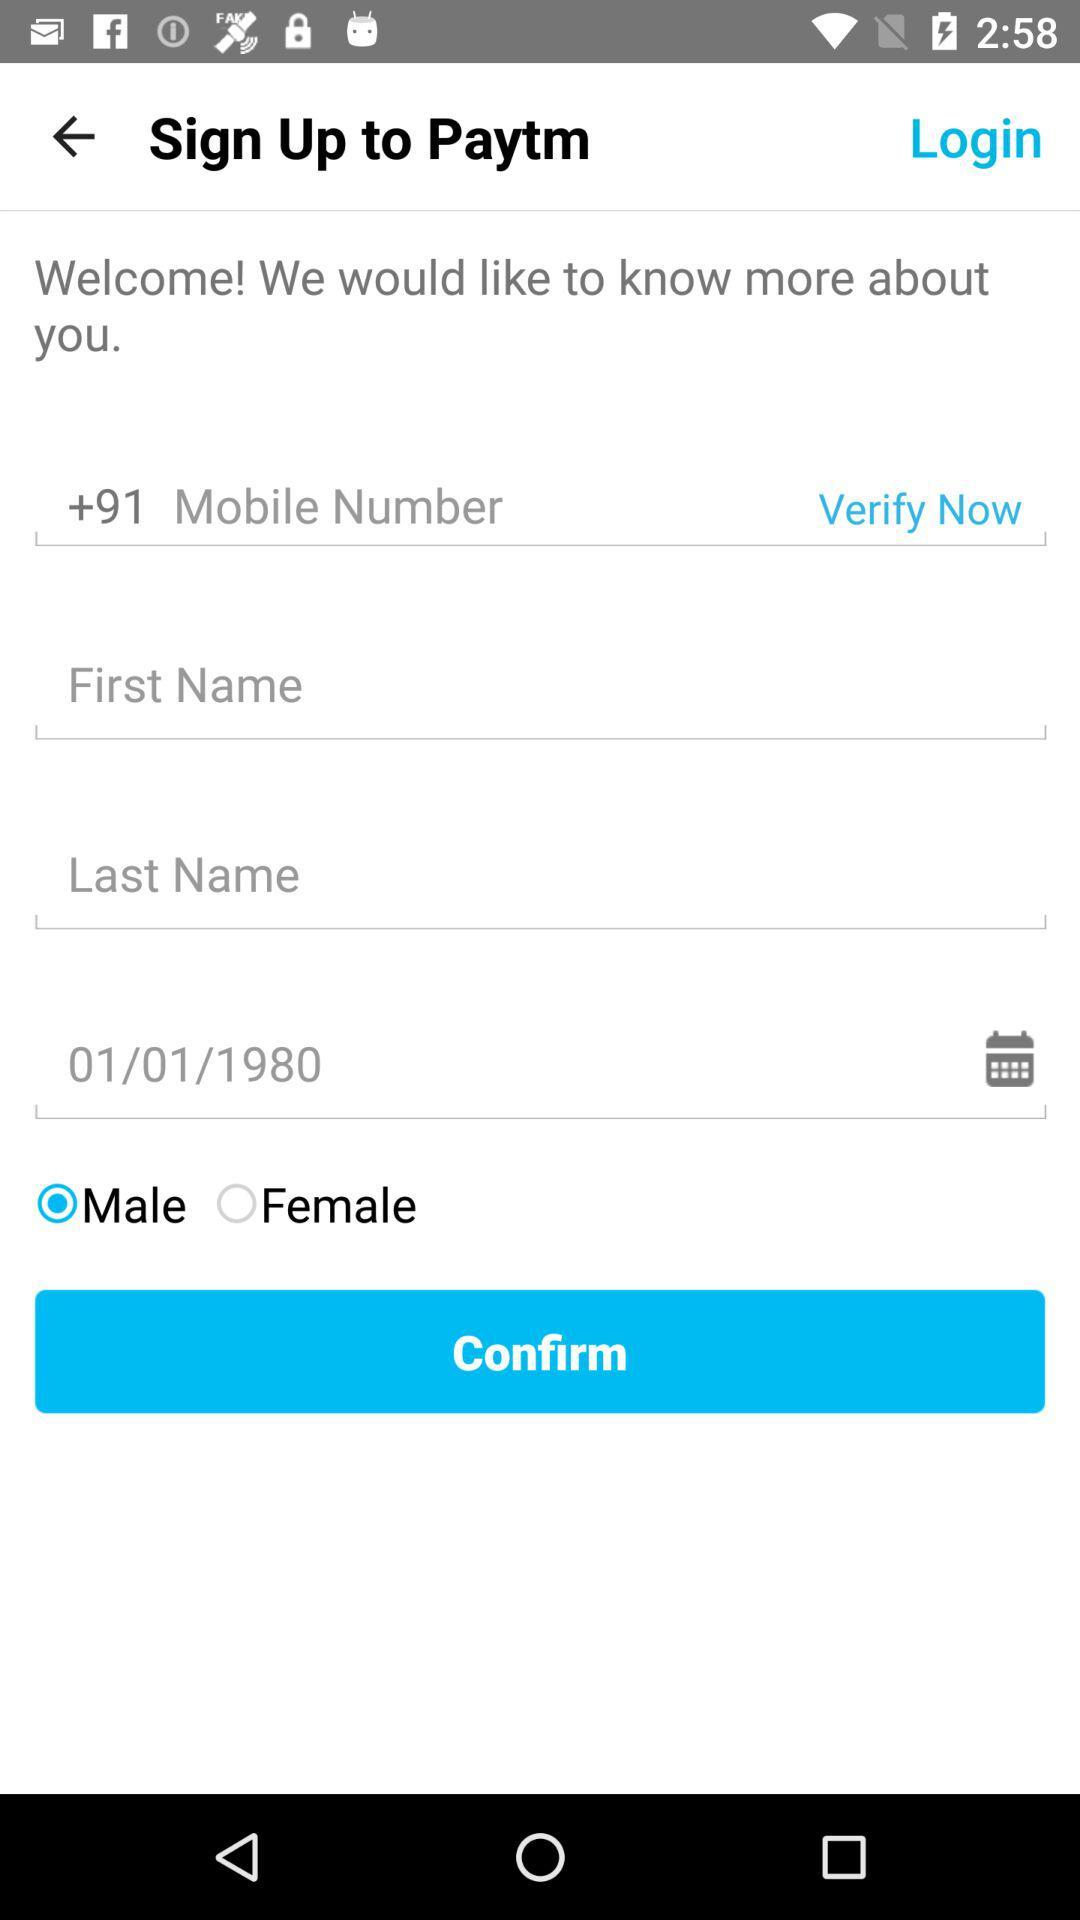  I want to click on male, so click(110, 1202).